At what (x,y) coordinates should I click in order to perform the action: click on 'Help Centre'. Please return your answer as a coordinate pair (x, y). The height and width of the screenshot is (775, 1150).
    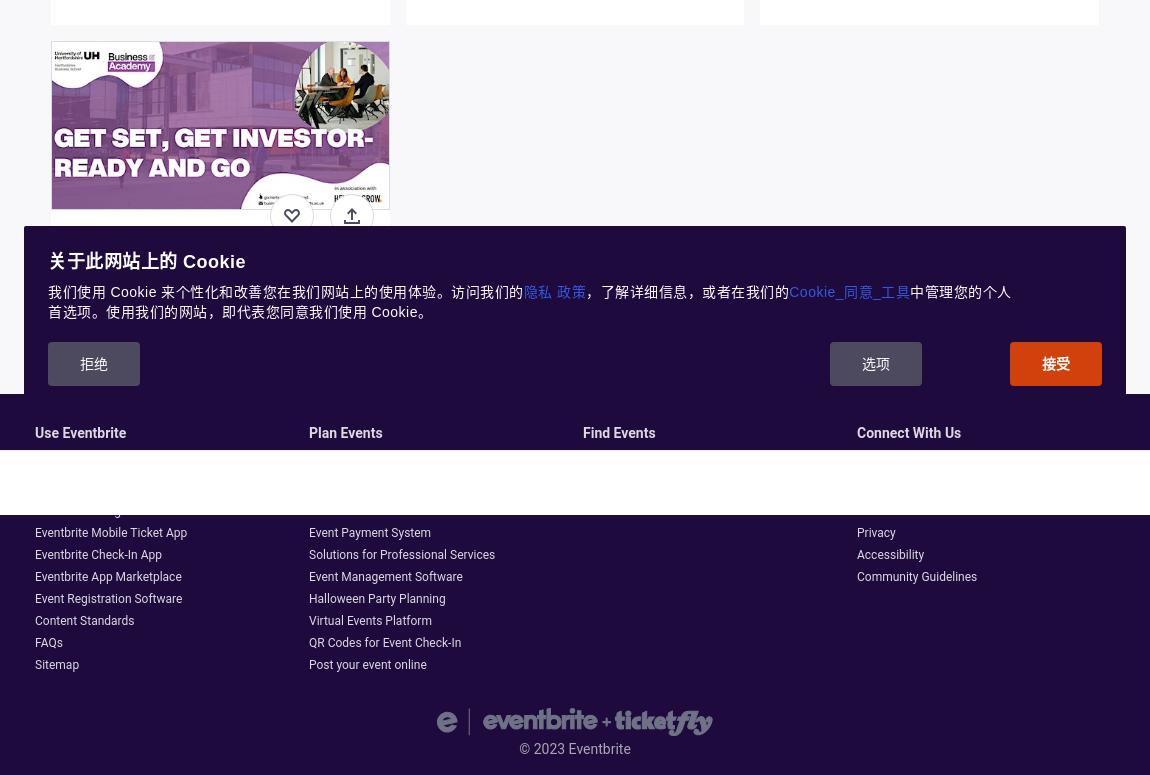
    Looking at the image, I should click on (888, 488).